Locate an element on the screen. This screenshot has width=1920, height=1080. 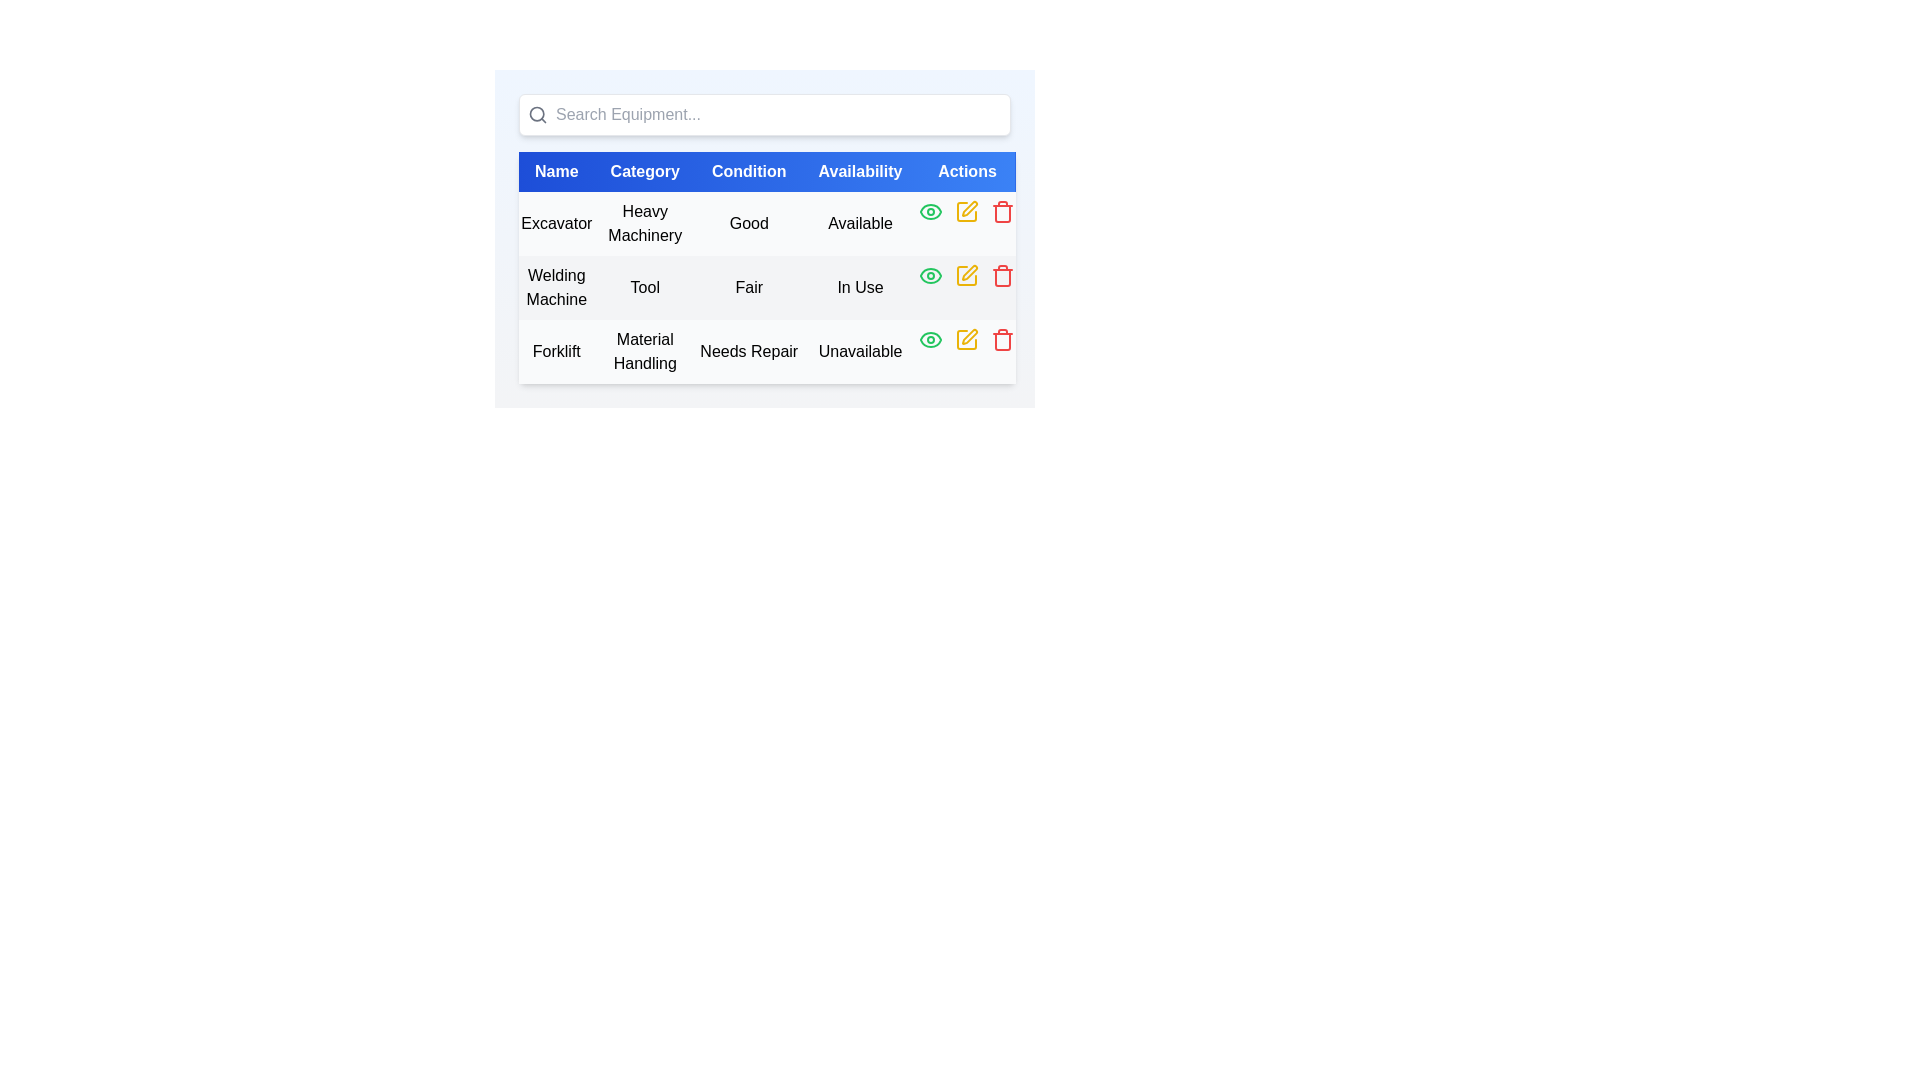
the first row of the table displaying equipment item details is located at coordinates (766, 223).